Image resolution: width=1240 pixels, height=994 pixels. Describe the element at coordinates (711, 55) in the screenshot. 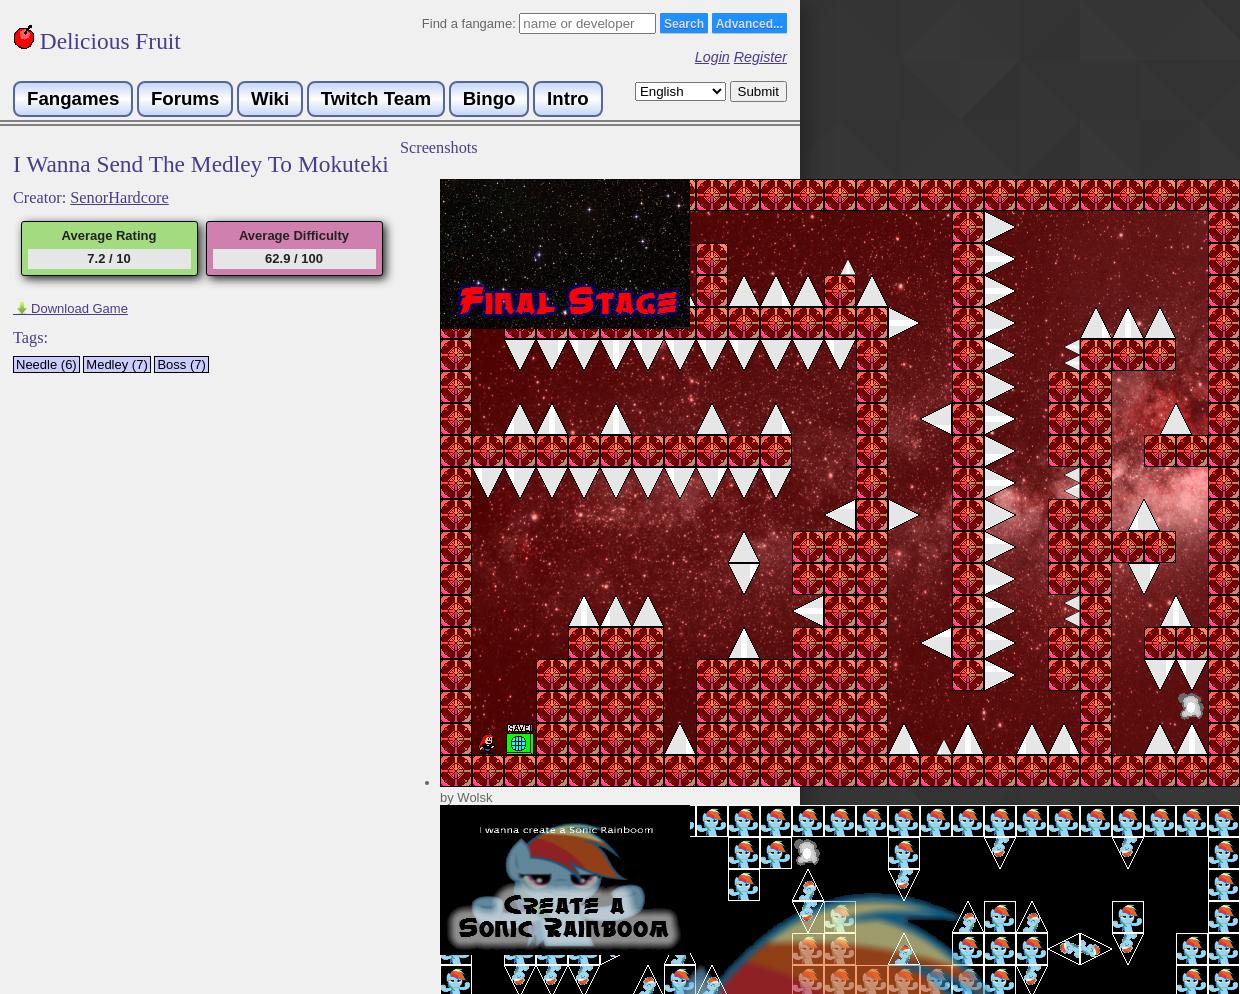

I see `'Login'` at that location.